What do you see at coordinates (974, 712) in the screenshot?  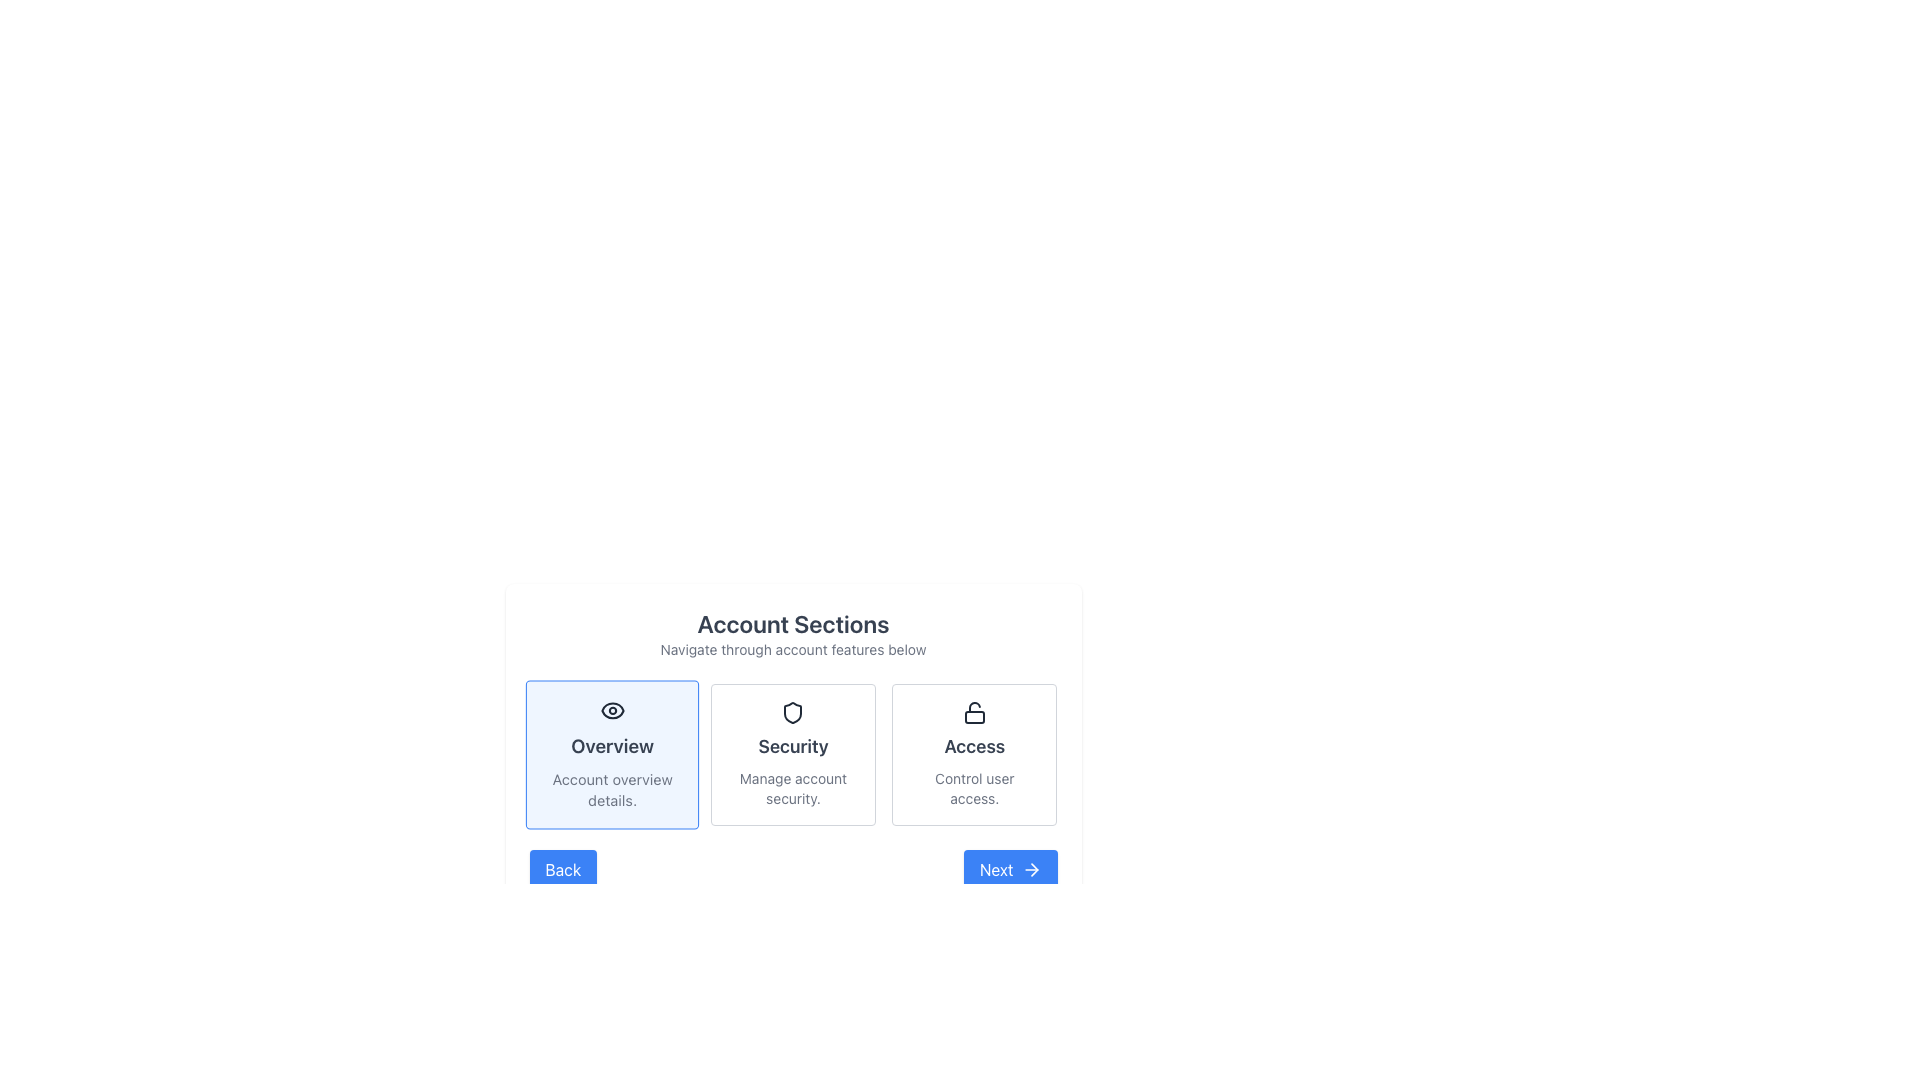 I see `the access control icon located in the upper portion of the 'Access' card, which is the third card in the horizontal row of three within the 'Account Sections' section` at bounding box center [974, 712].